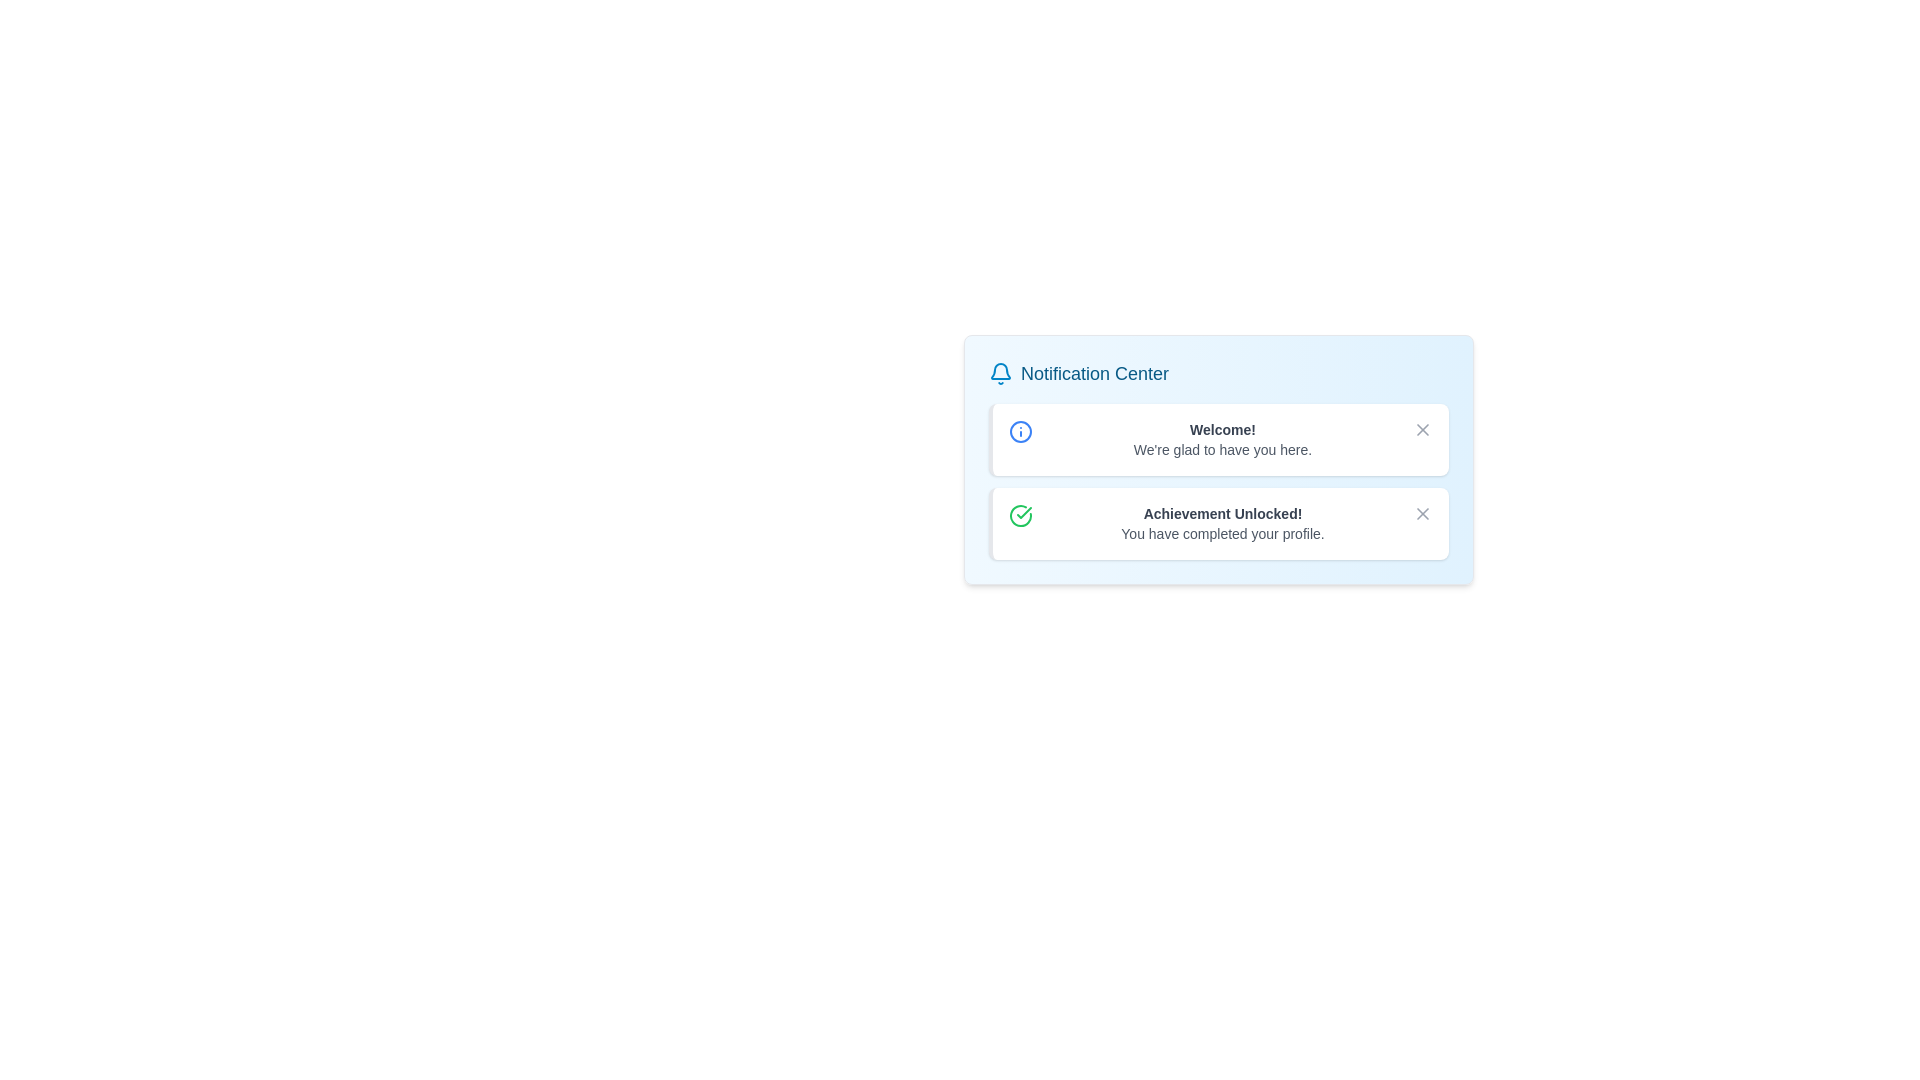 This screenshot has width=1920, height=1080. Describe the element at coordinates (1222, 428) in the screenshot. I see `the 'Welcome!' static text element displayed in bold, gray color at the top of the notification card` at that location.